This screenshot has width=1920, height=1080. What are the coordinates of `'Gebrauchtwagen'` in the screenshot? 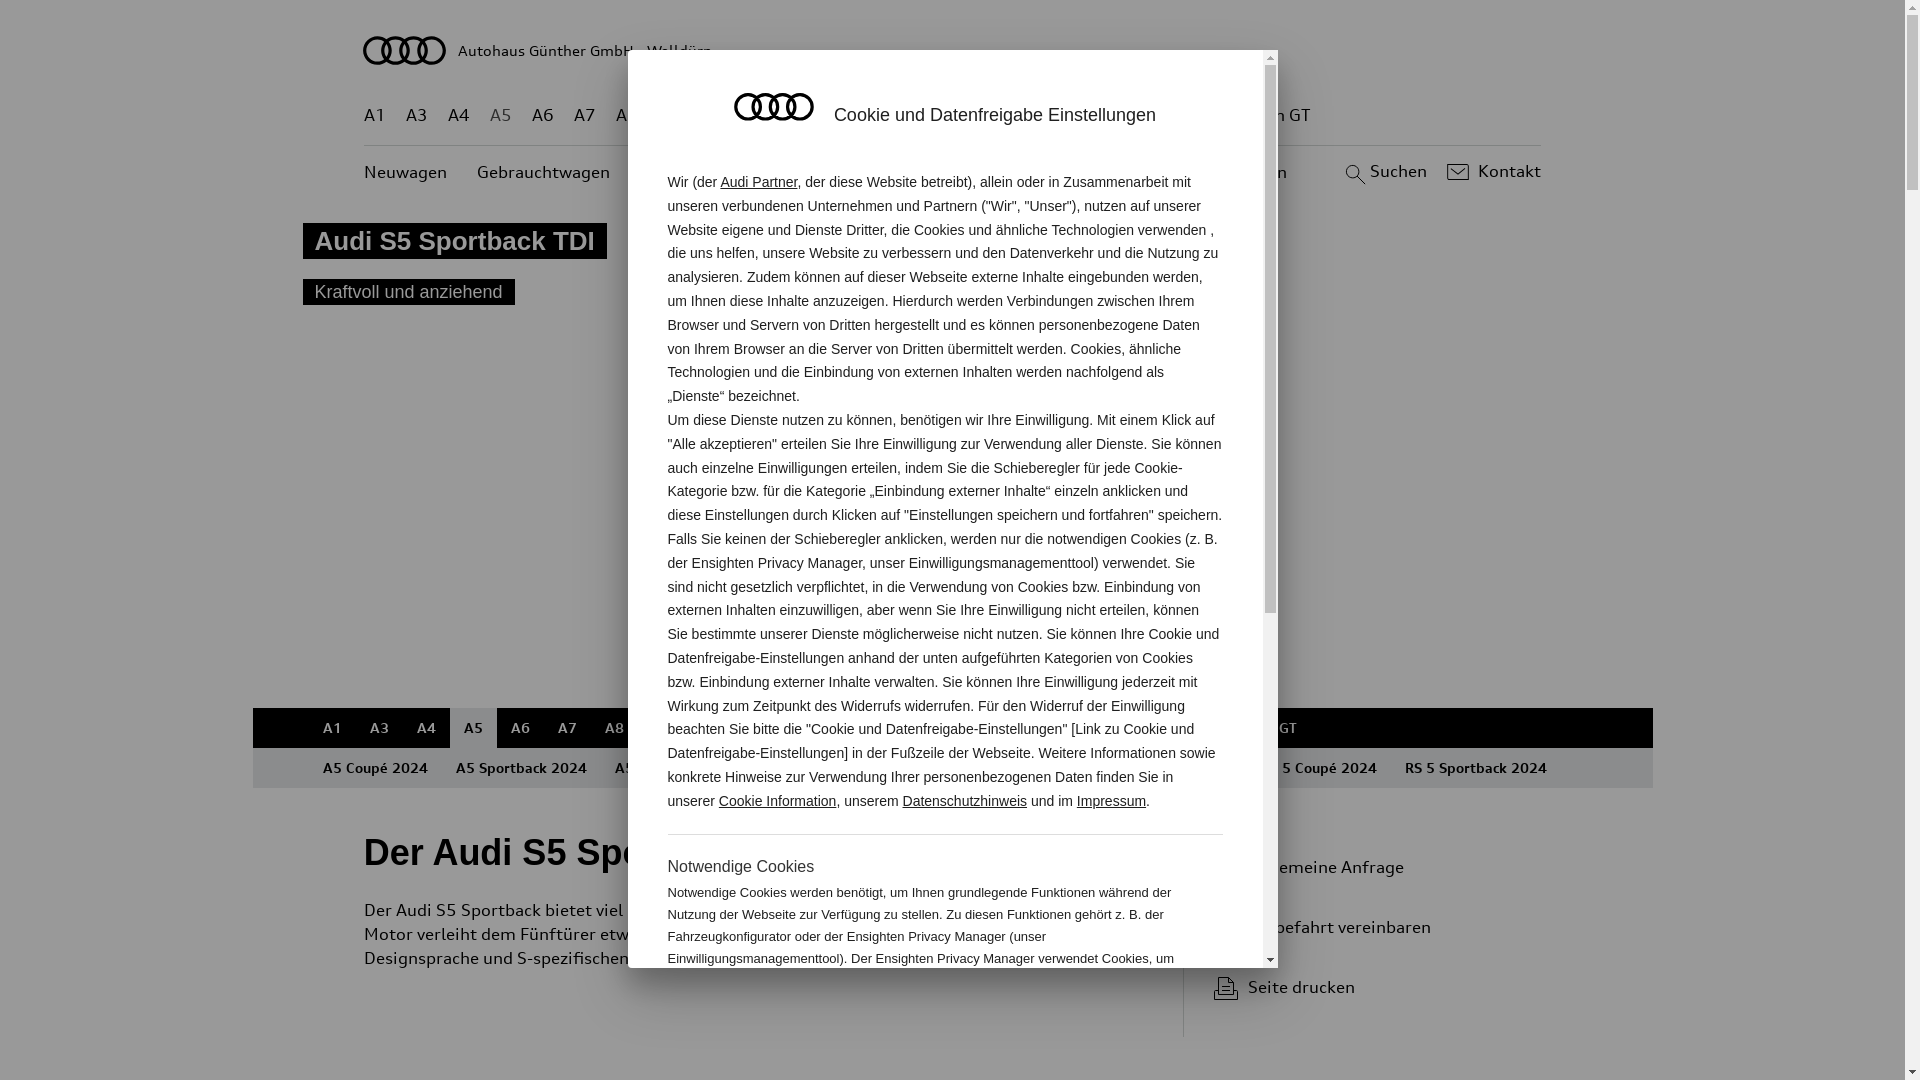 It's located at (543, 171).